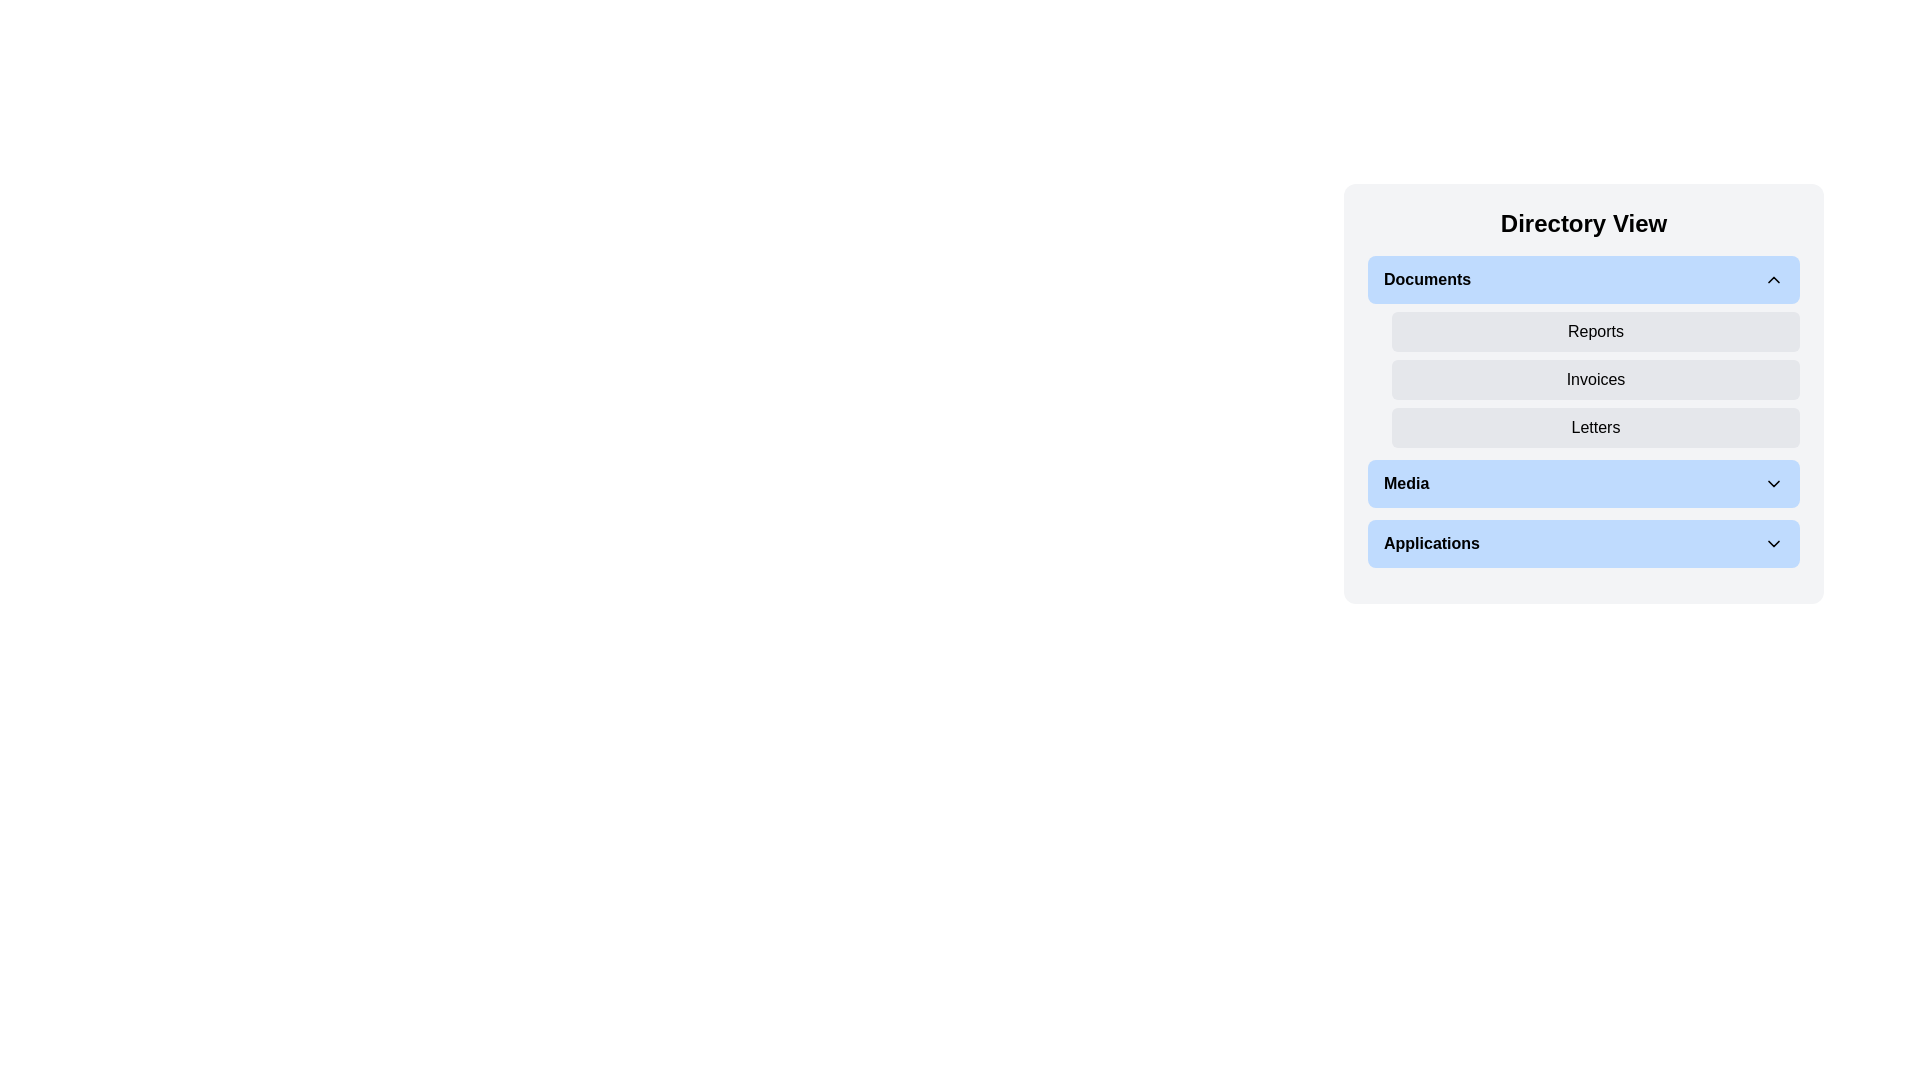  What do you see at coordinates (1583, 350) in the screenshot?
I see `the topmost collapsible section labeled 'Documents' in the 'Directory View' panel` at bounding box center [1583, 350].